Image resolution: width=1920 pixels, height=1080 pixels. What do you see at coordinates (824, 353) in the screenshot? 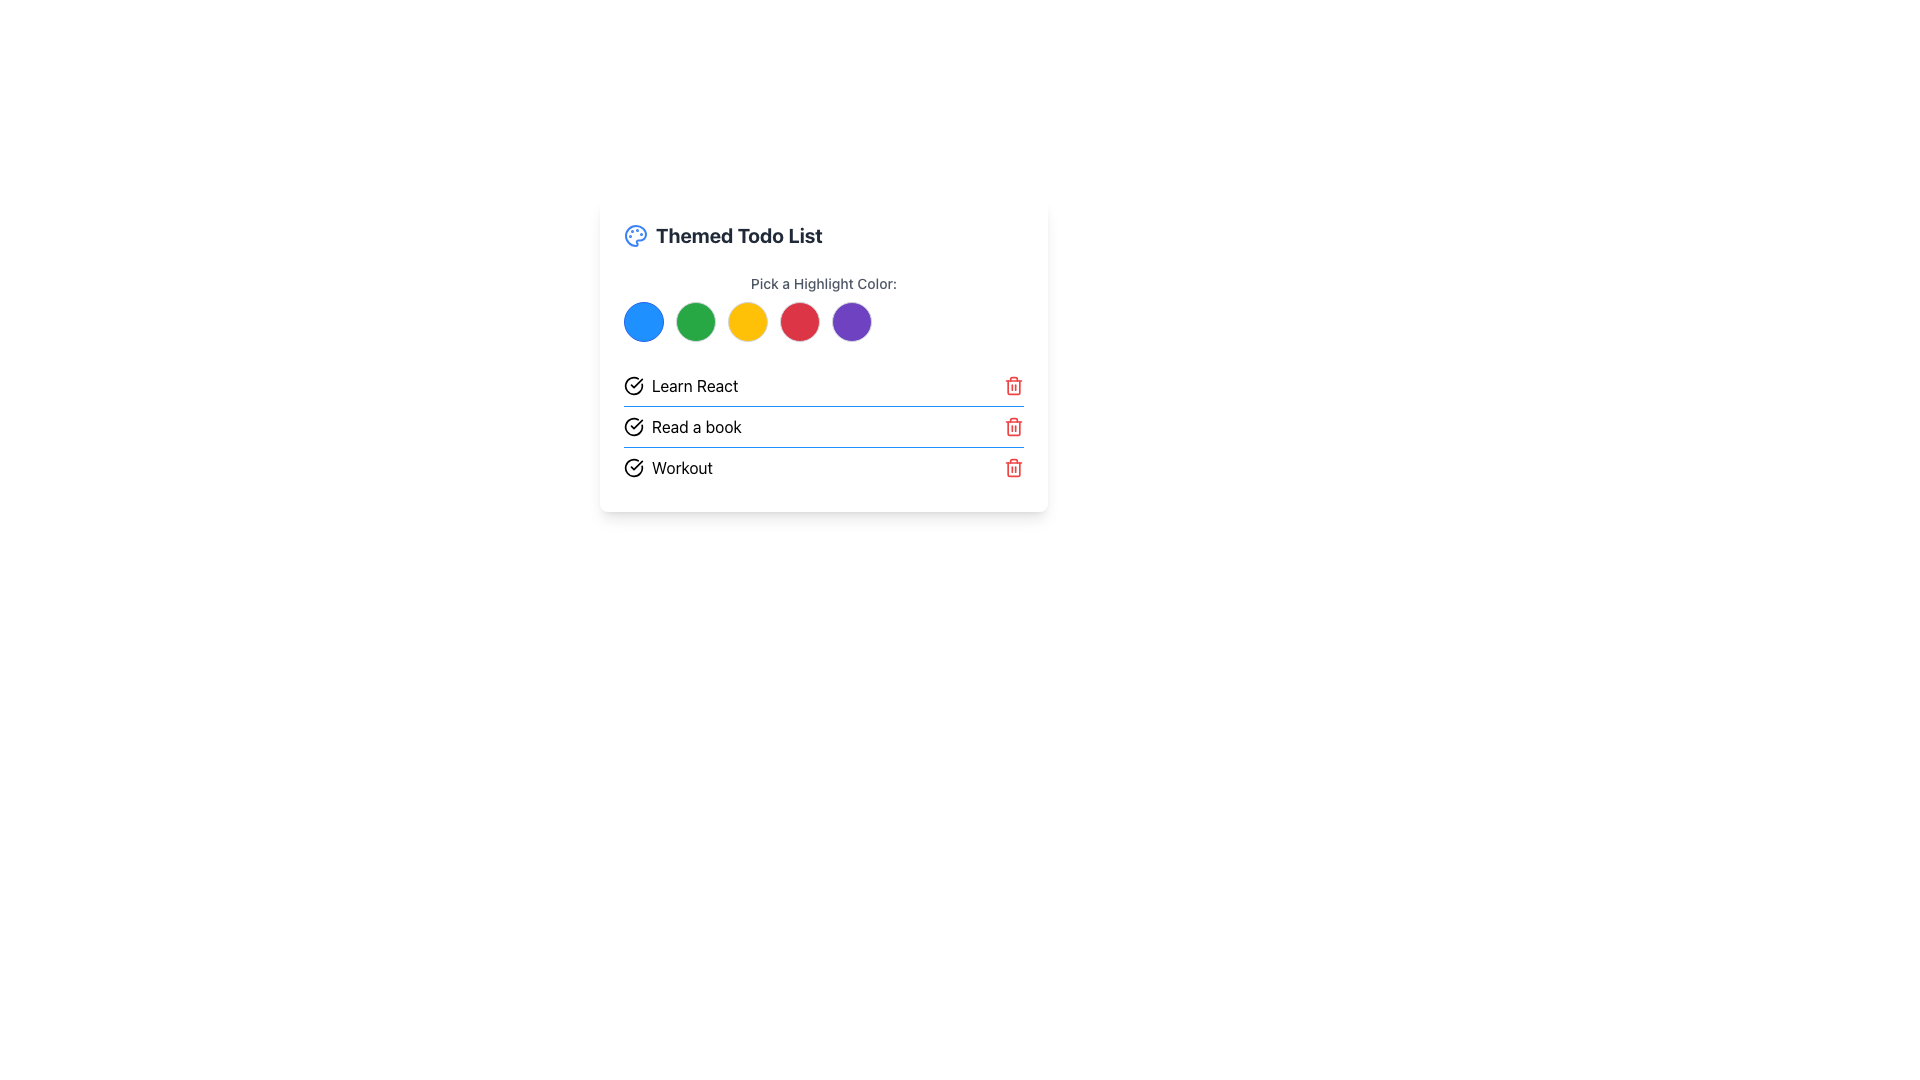
I see `one of the colored circle buttons in the 'Themed Todo List' card` at bounding box center [824, 353].